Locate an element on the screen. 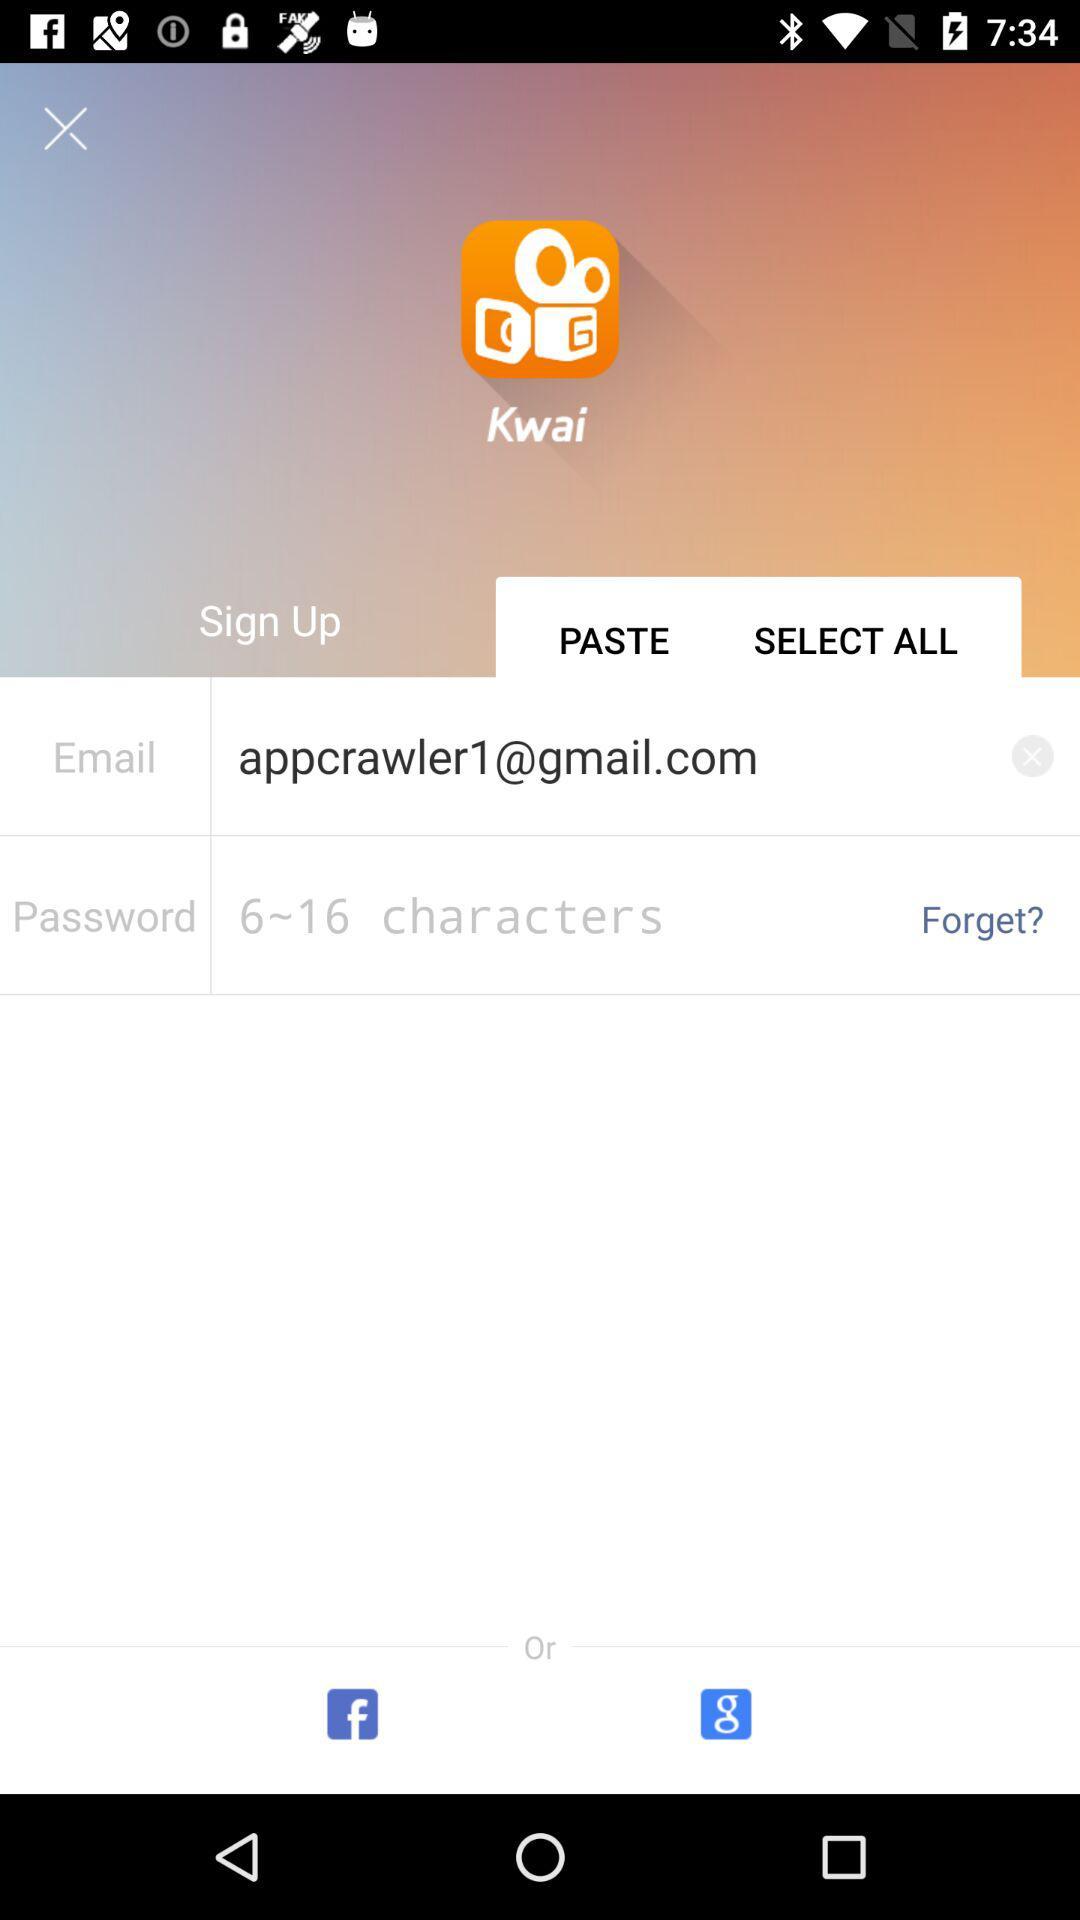 This screenshot has width=1080, height=1920. the facebook icon is located at coordinates (351, 1713).